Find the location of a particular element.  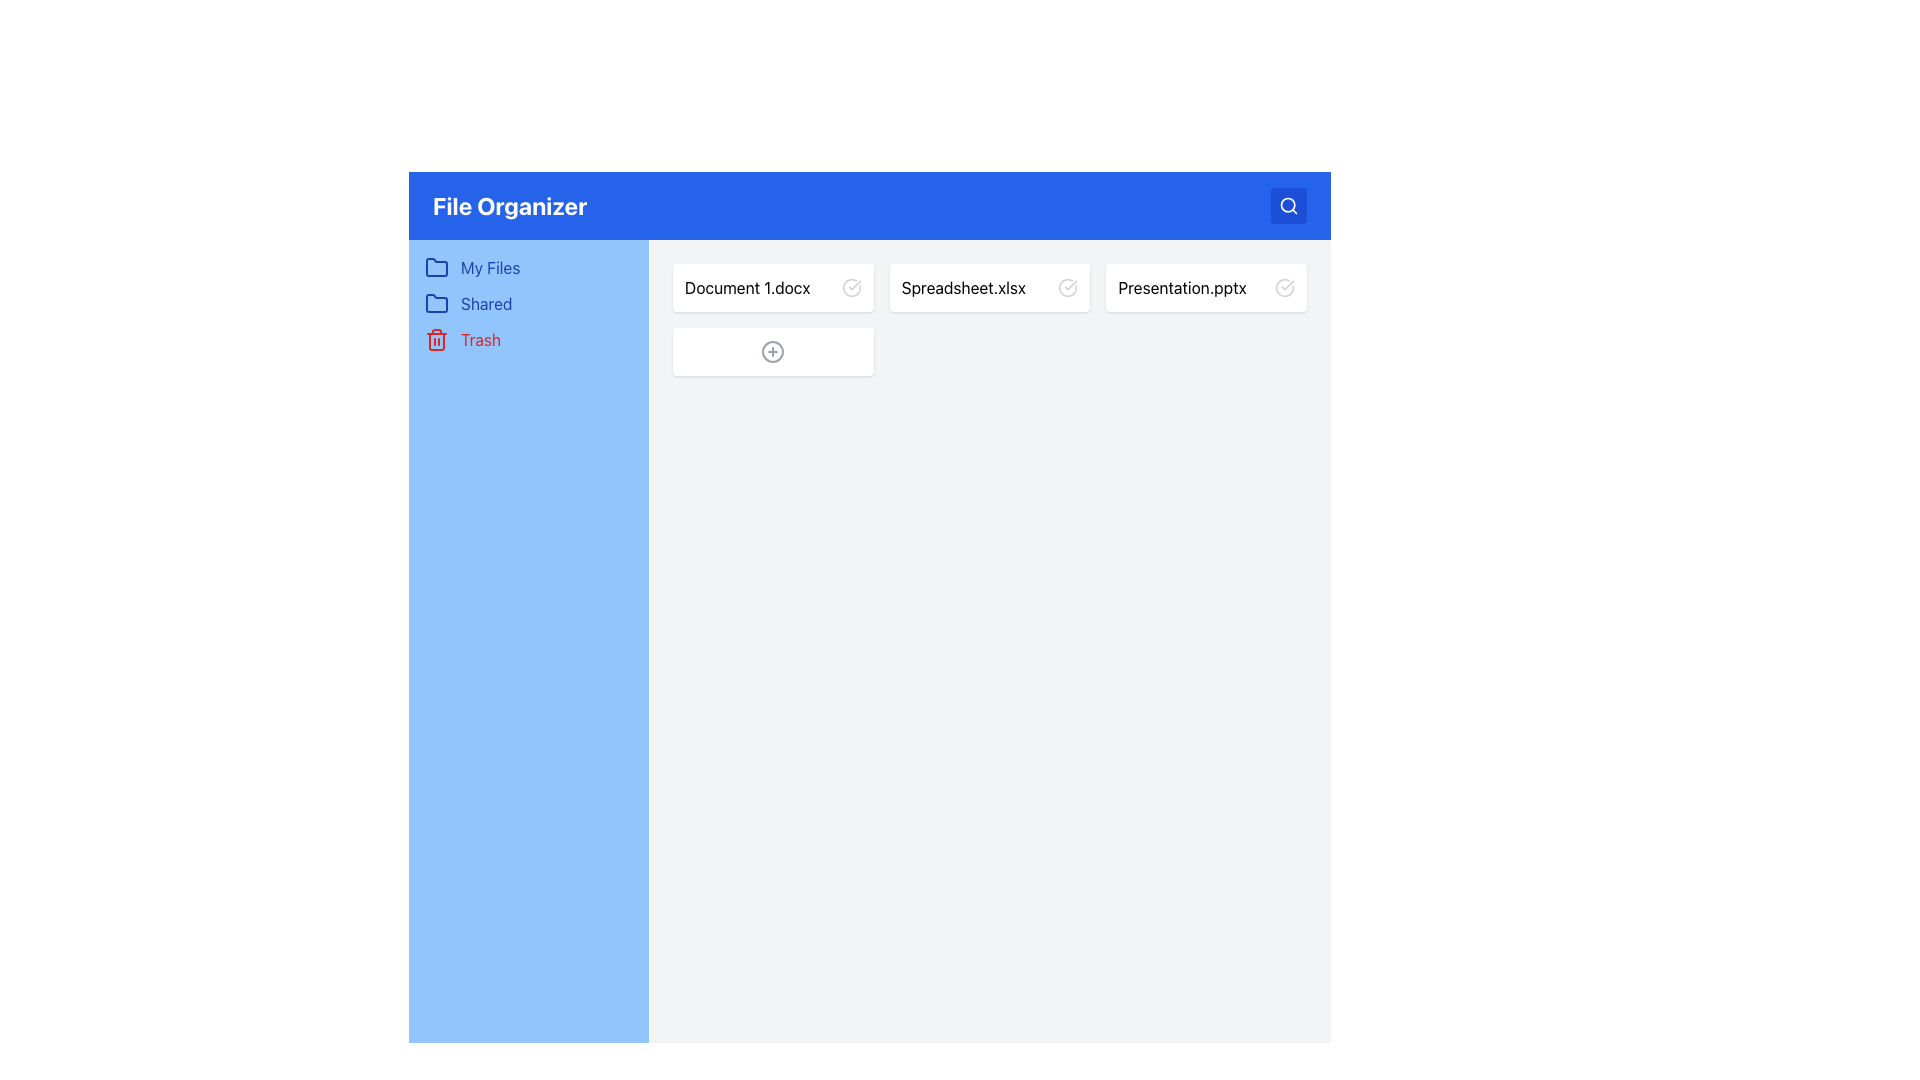

the search trigger button located at the far right side of the header, adjacent to the title 'File Organizer' is located at coordinates (1289, 205).